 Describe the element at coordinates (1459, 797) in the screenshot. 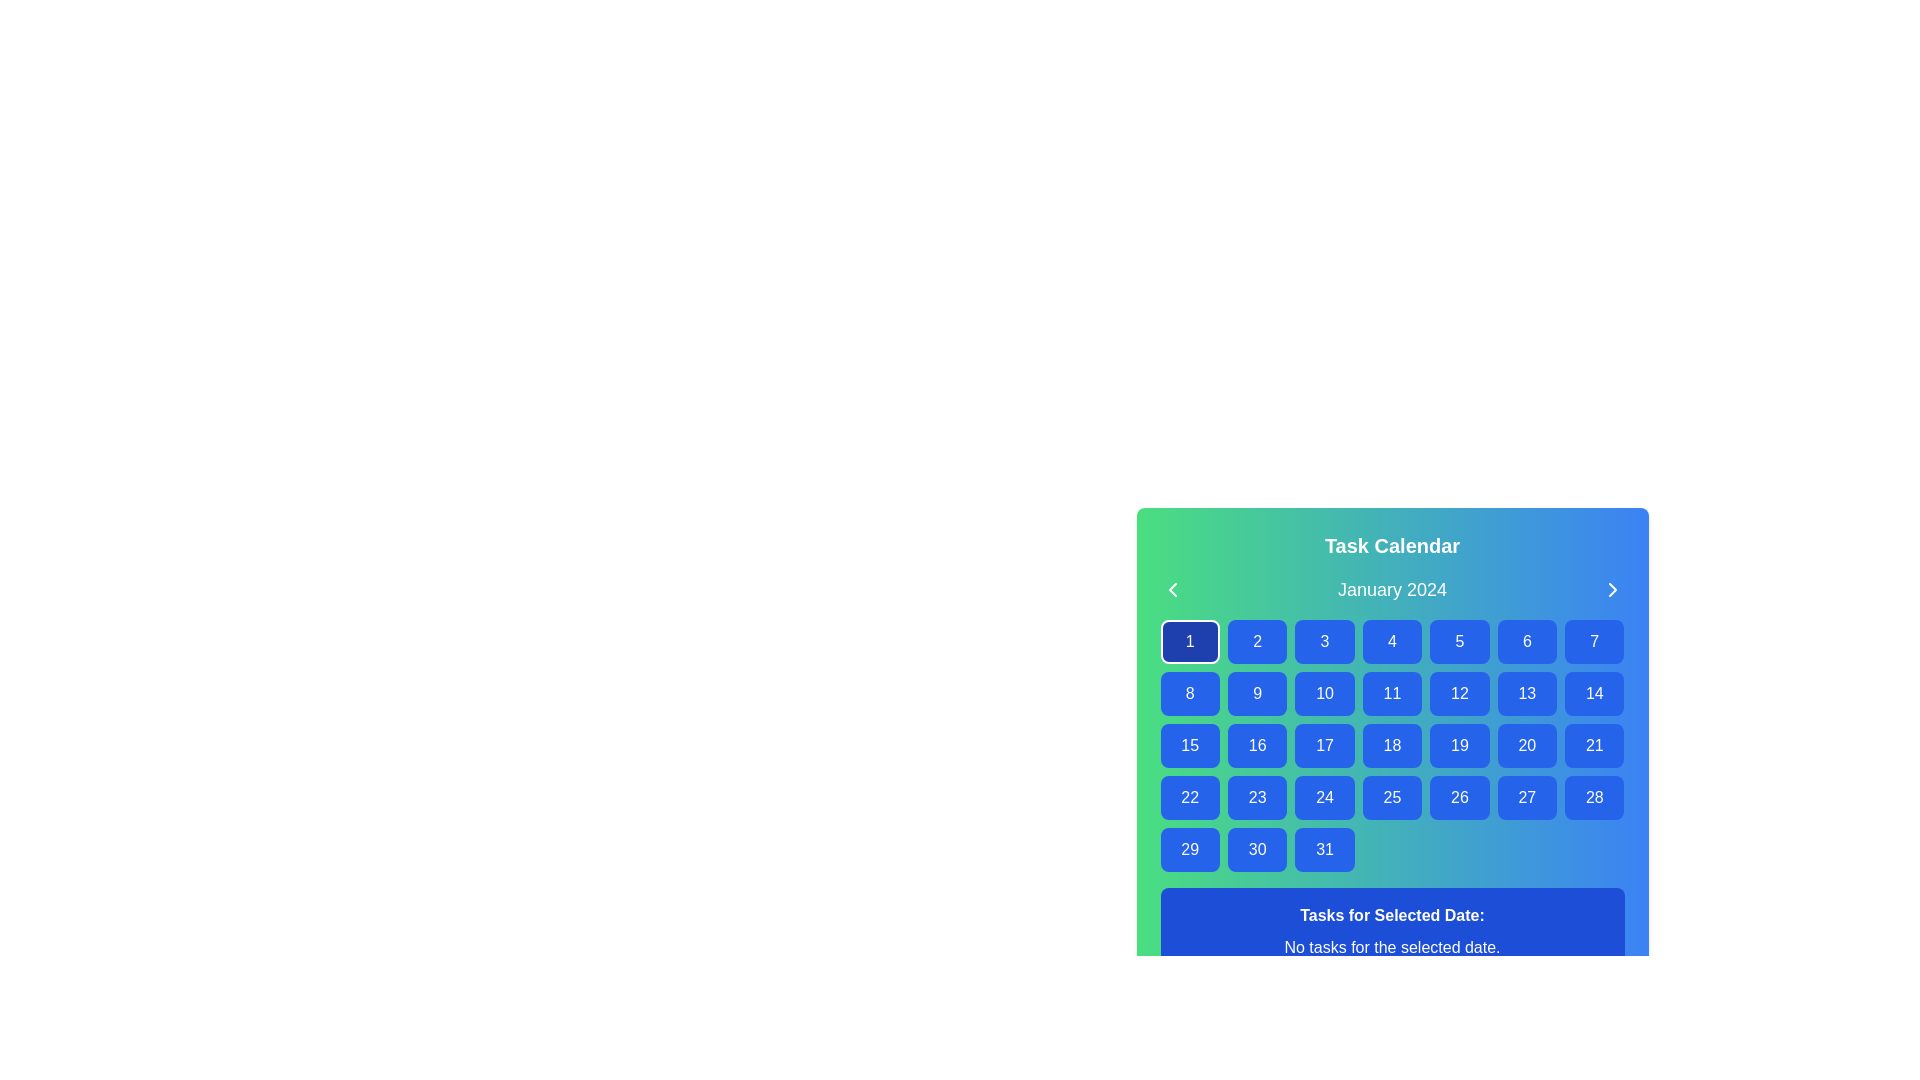

I see `the button labeled '26' in the January 2024 calendar grid` at that location.